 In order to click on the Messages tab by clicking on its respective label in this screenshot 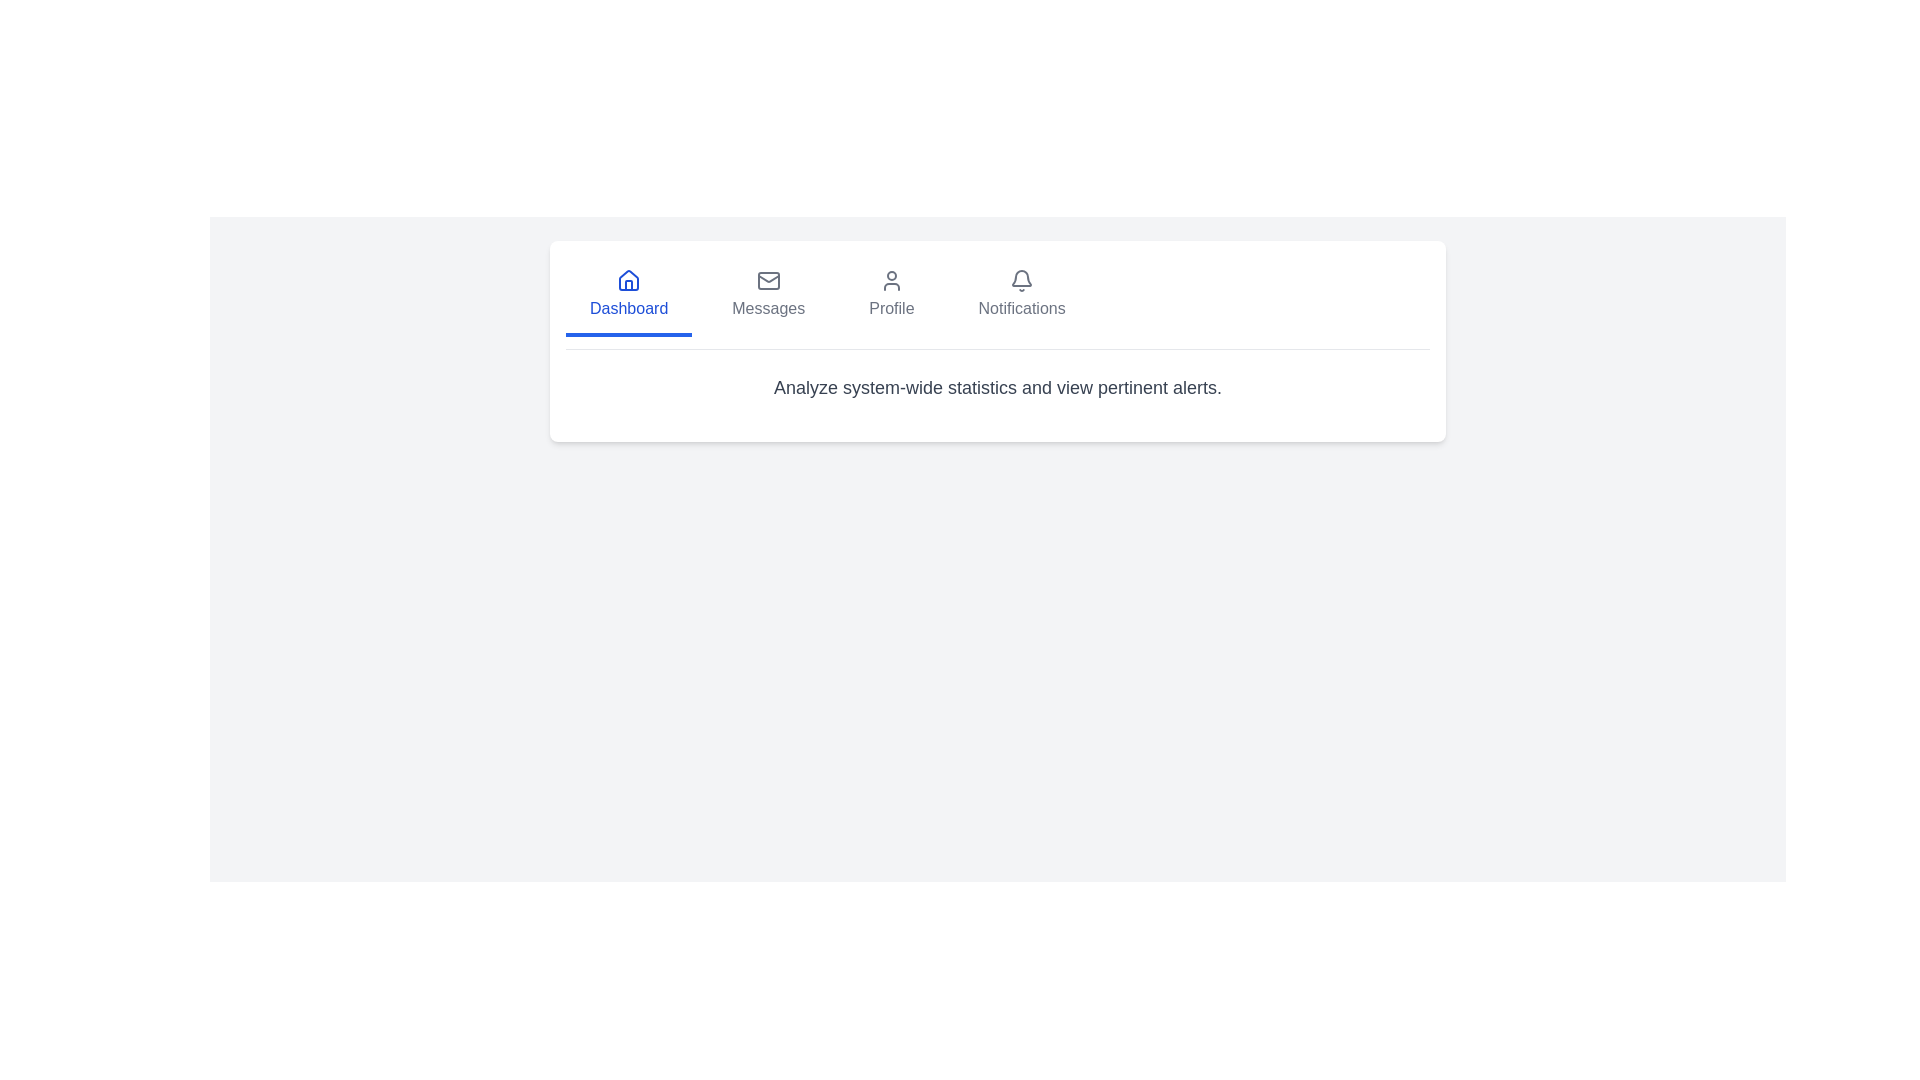, I will do `click(767, 297)`.